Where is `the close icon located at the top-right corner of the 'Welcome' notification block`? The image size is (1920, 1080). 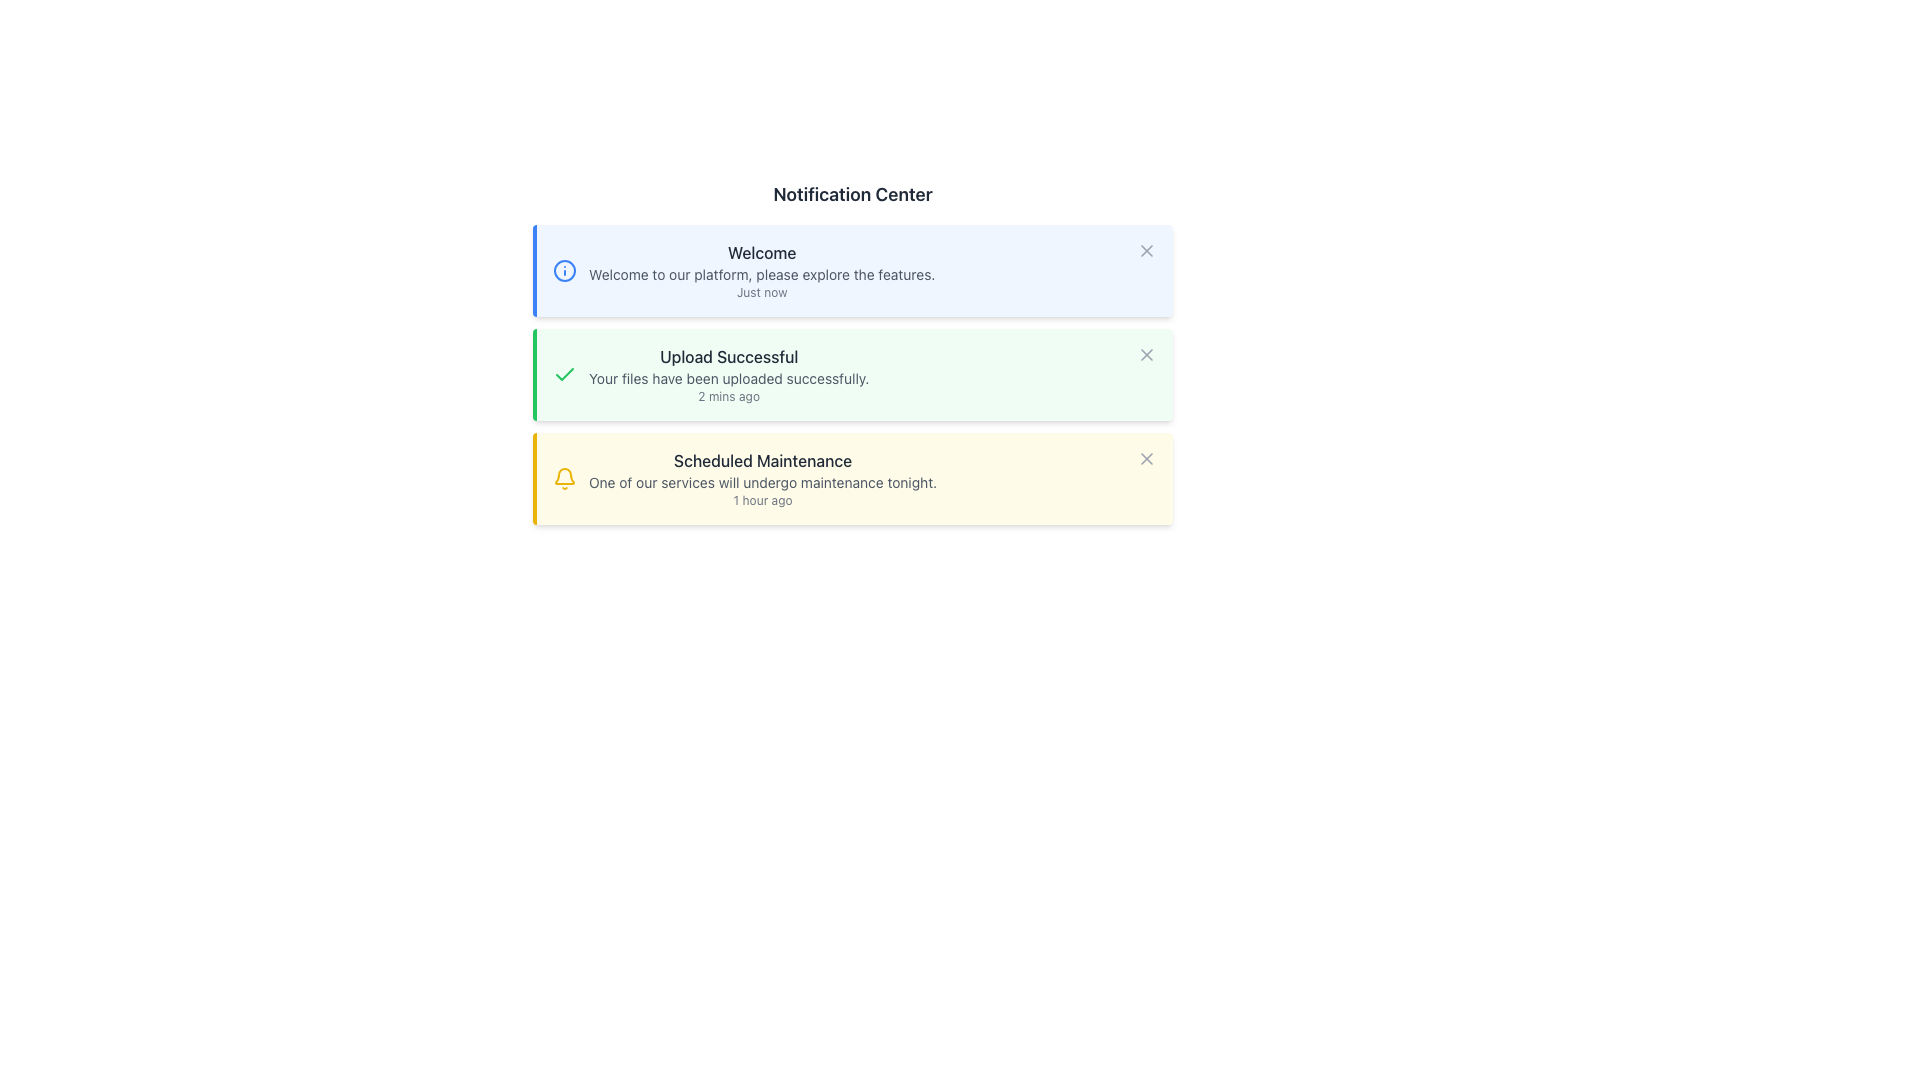 the close icon located at the top-right corner of the 'Welcome' notification block is located at coordinates (1147, 249).